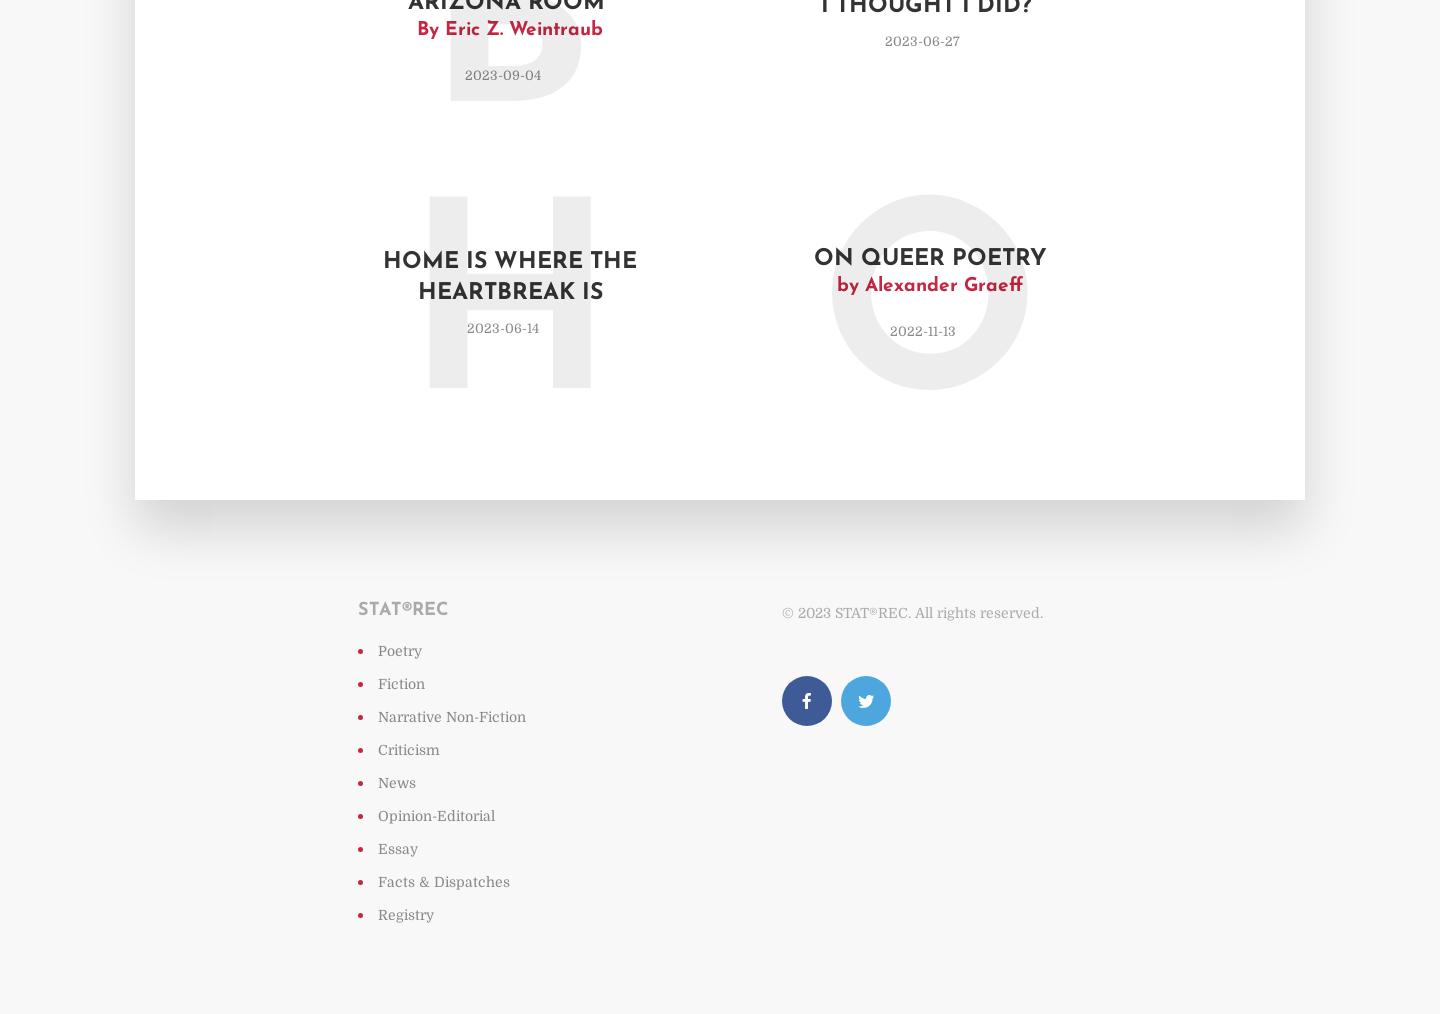 The height and width of the screenshot is (1014, 1440). What do you see at coordinates (509, 277) in the screenshot?
I see `'Home Is Where the Heartbreak Is'` at bounding box center [509, 277].